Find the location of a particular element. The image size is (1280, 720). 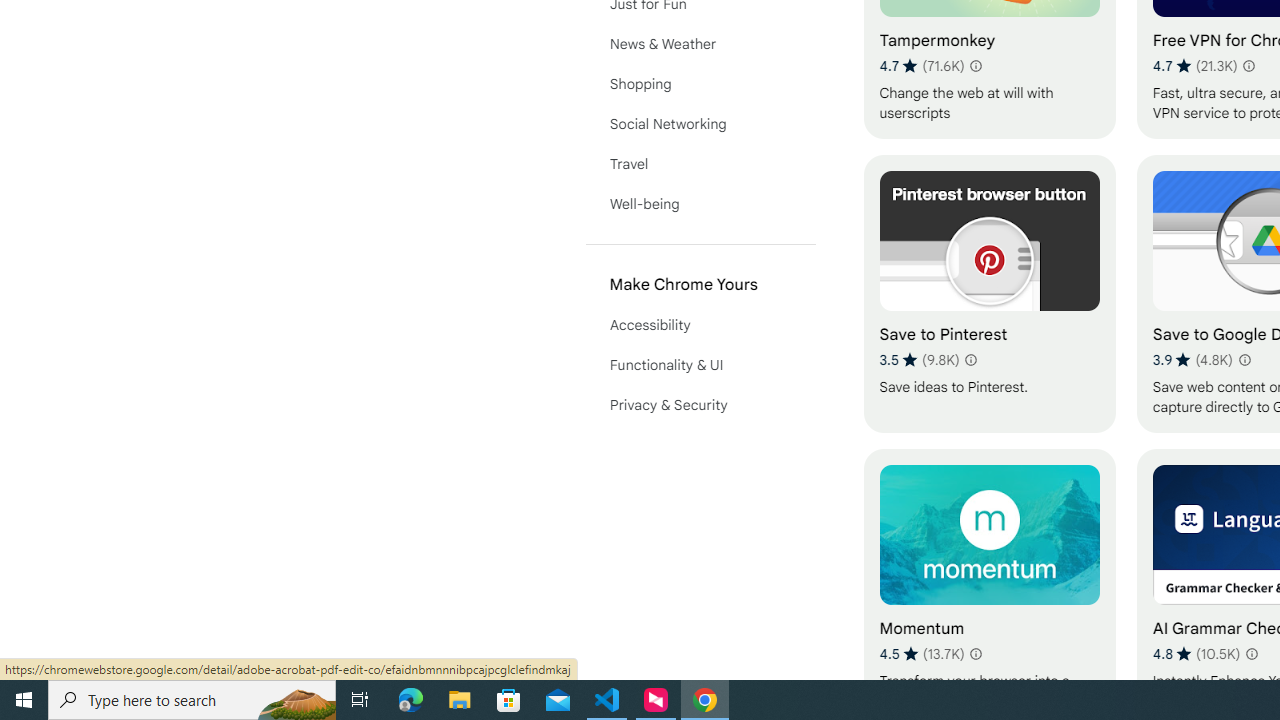

'Average rating 4.7 out of 5 stars. 21.3K ratings.' is located at coordinates (1194, 65).